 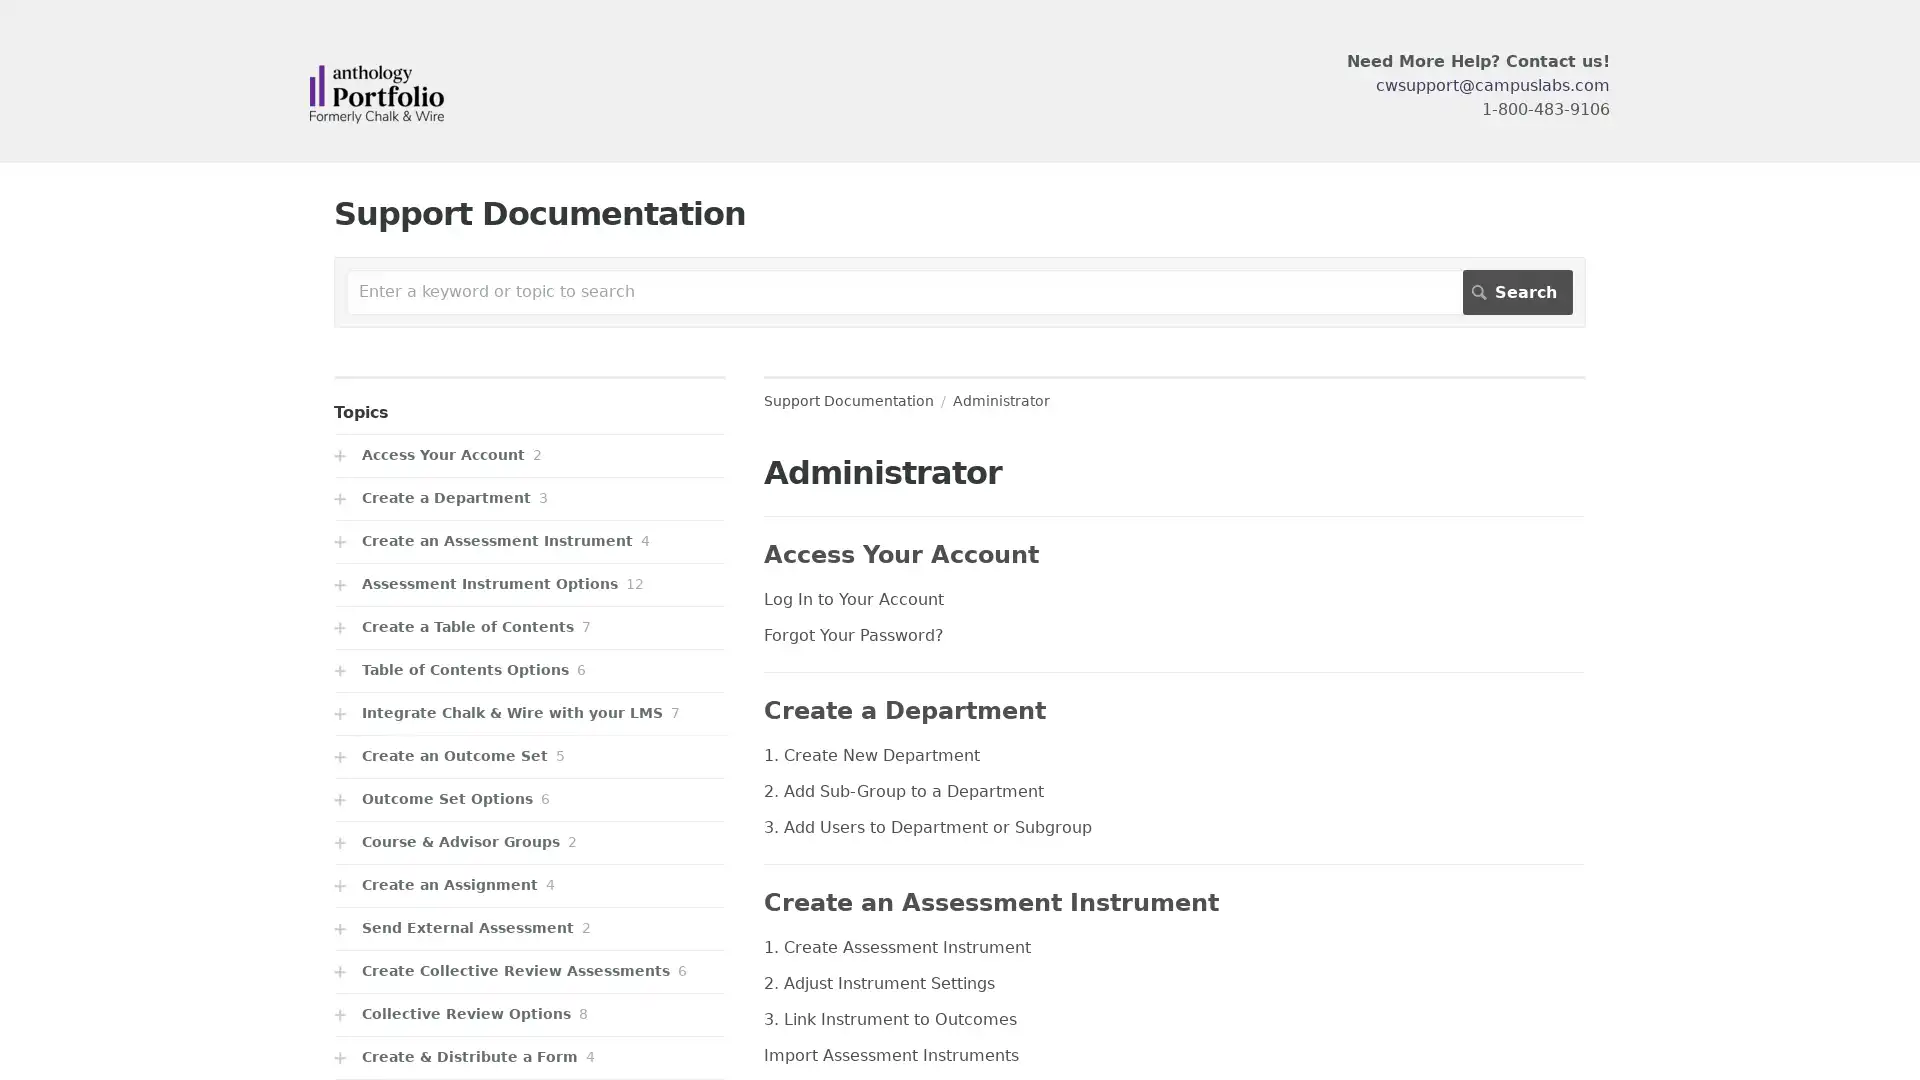 I want to click on Course & Advisor Groups 2, so click(x=529, y=842).